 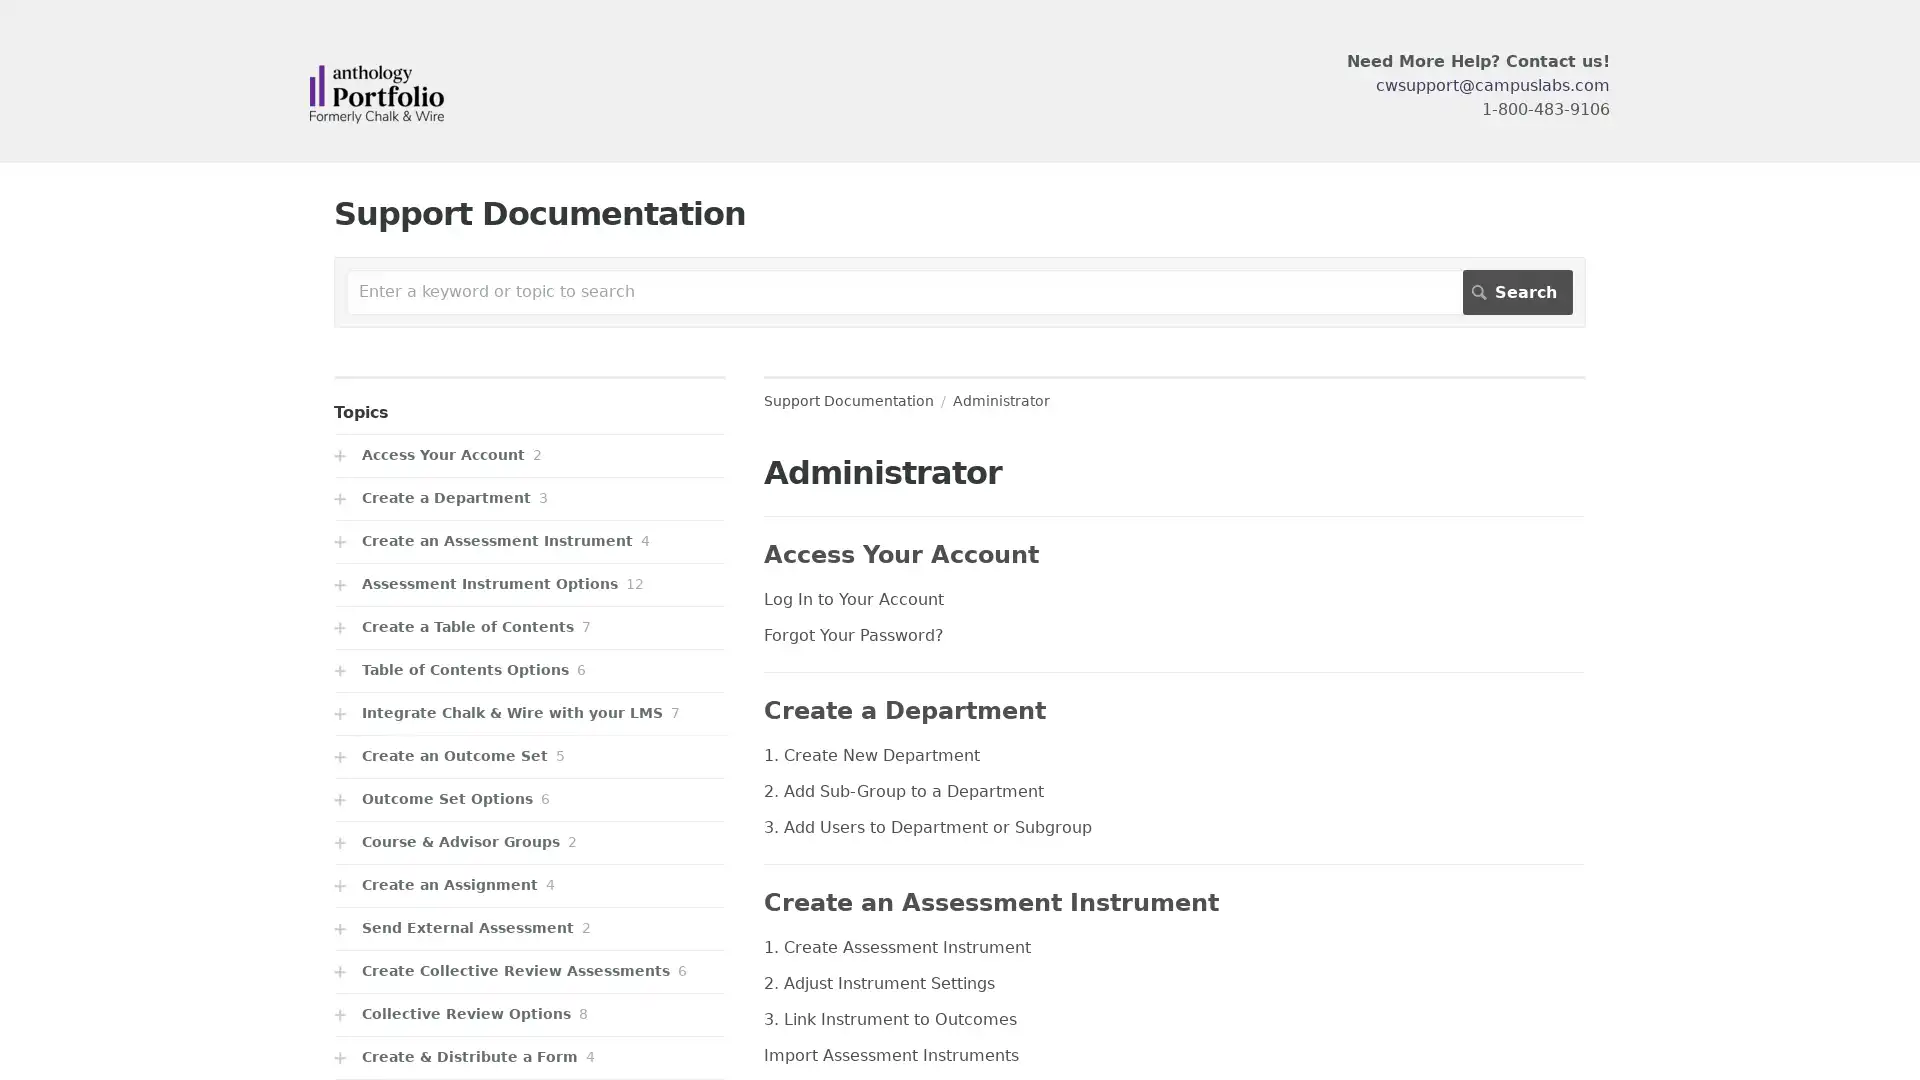 I want to click on Course & Advisor Groups 2, so click(x=529, y=842).